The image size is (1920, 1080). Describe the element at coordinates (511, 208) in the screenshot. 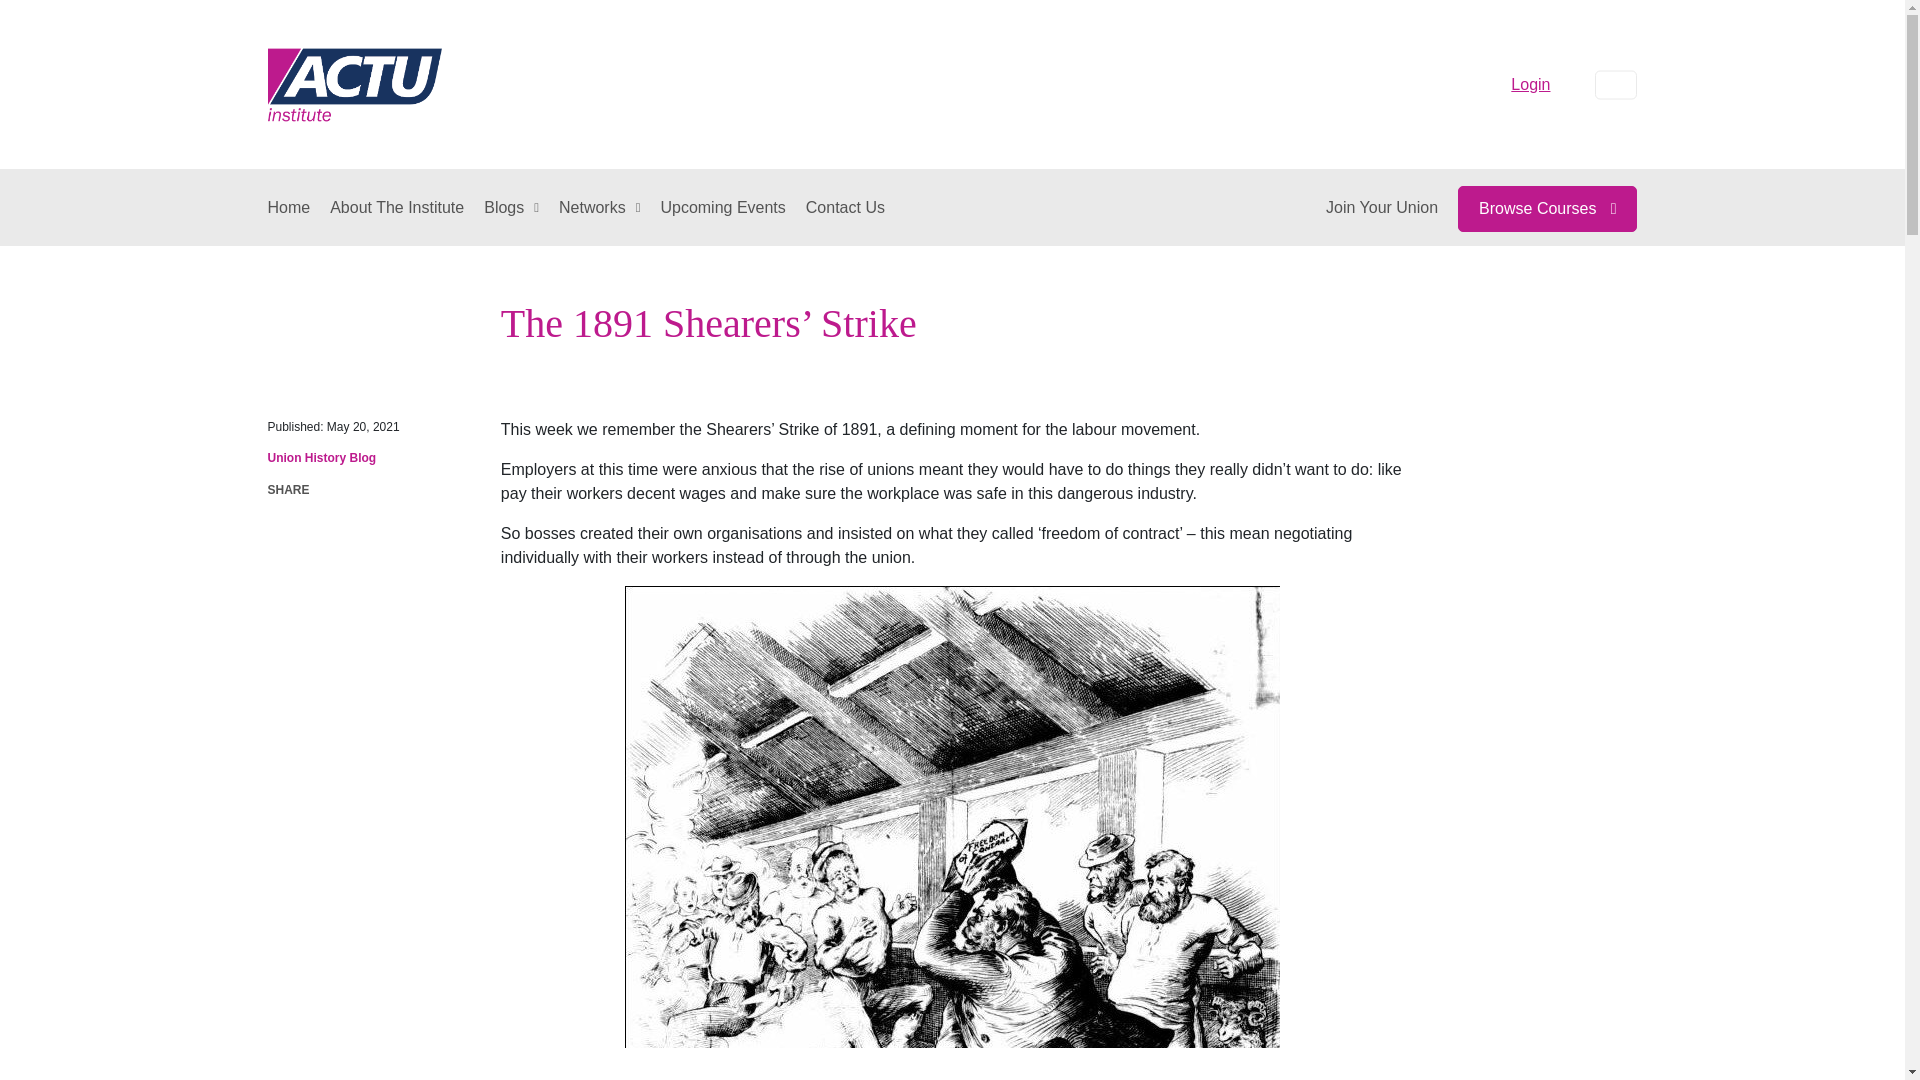

I see `'Blogs'` at that location.